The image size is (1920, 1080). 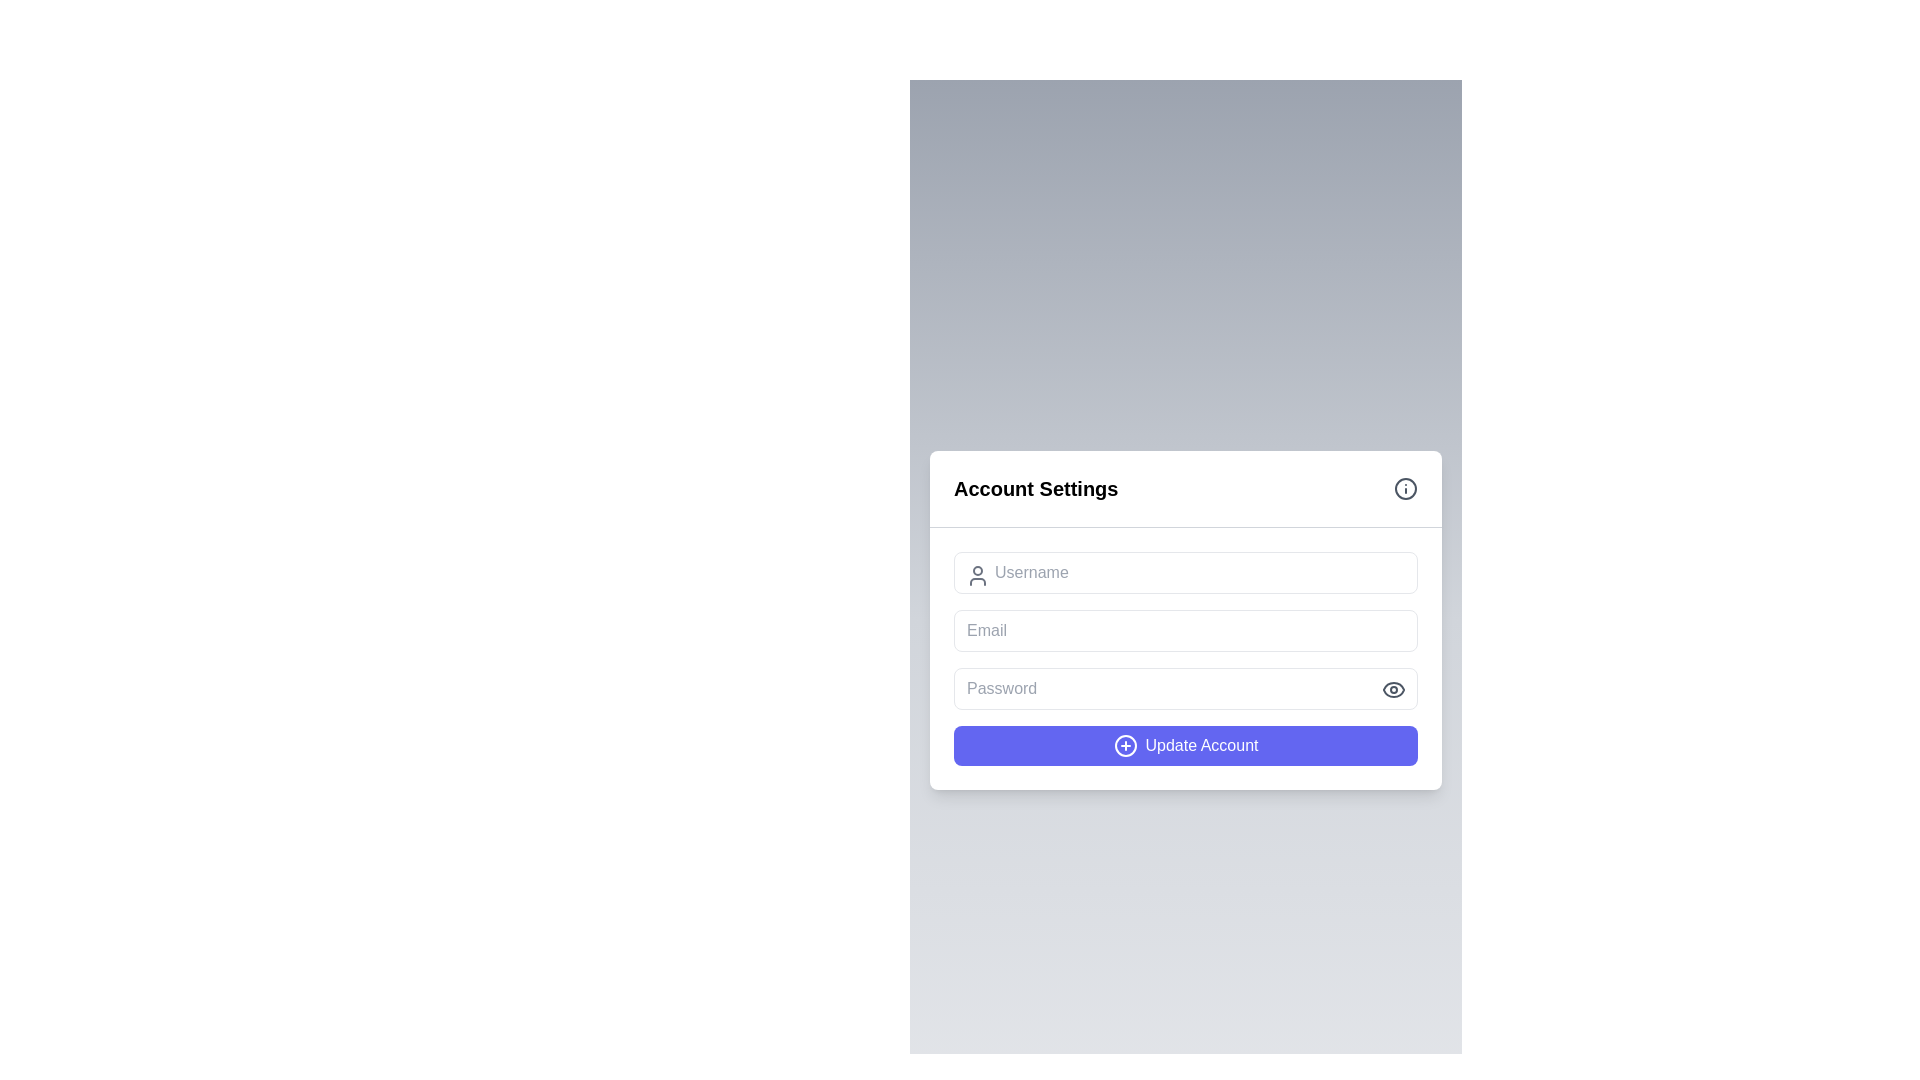 What do you see at coordinates (1392, 688) in the screenshot?
I see `the small gray eye icon button located on the right-hand side of the password input field` at bounding box center [1392, 688].